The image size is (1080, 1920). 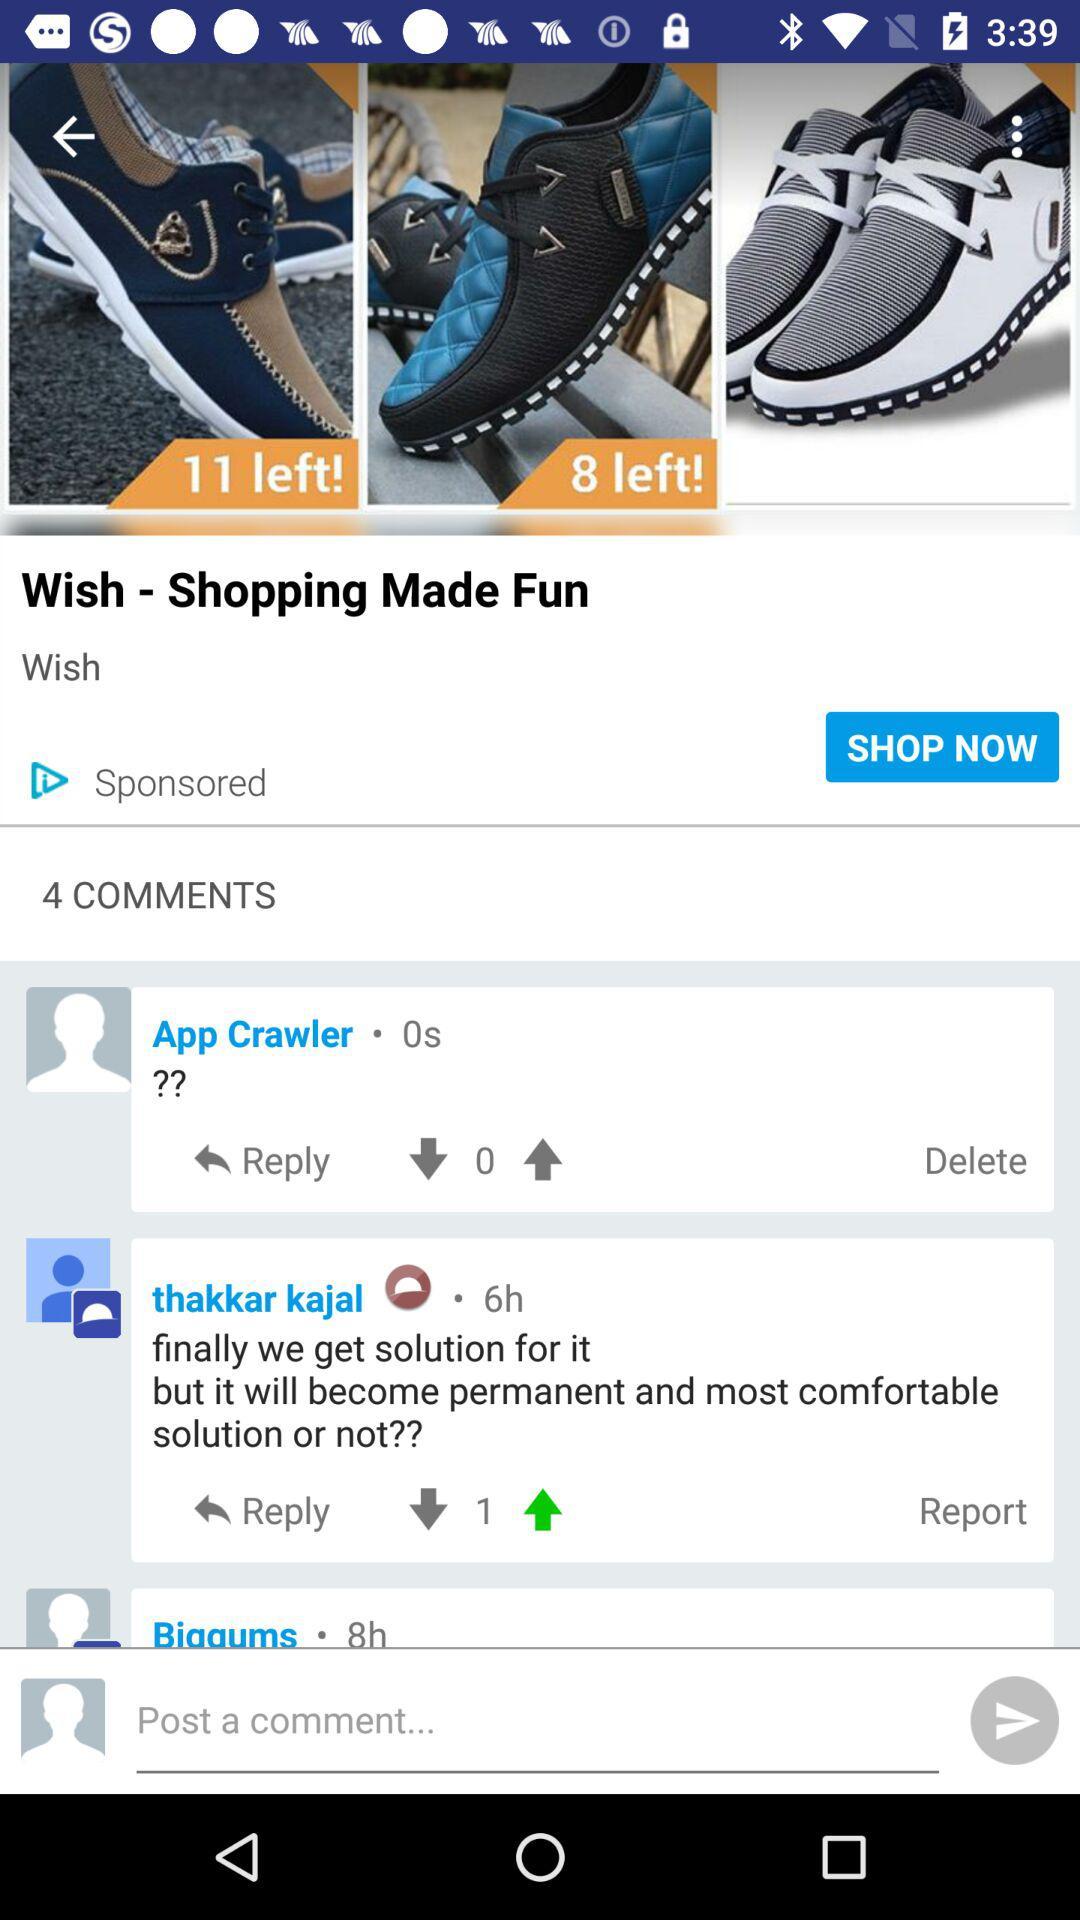 I want to click on item below 4 comments icon, so click(x=591, y=1032).